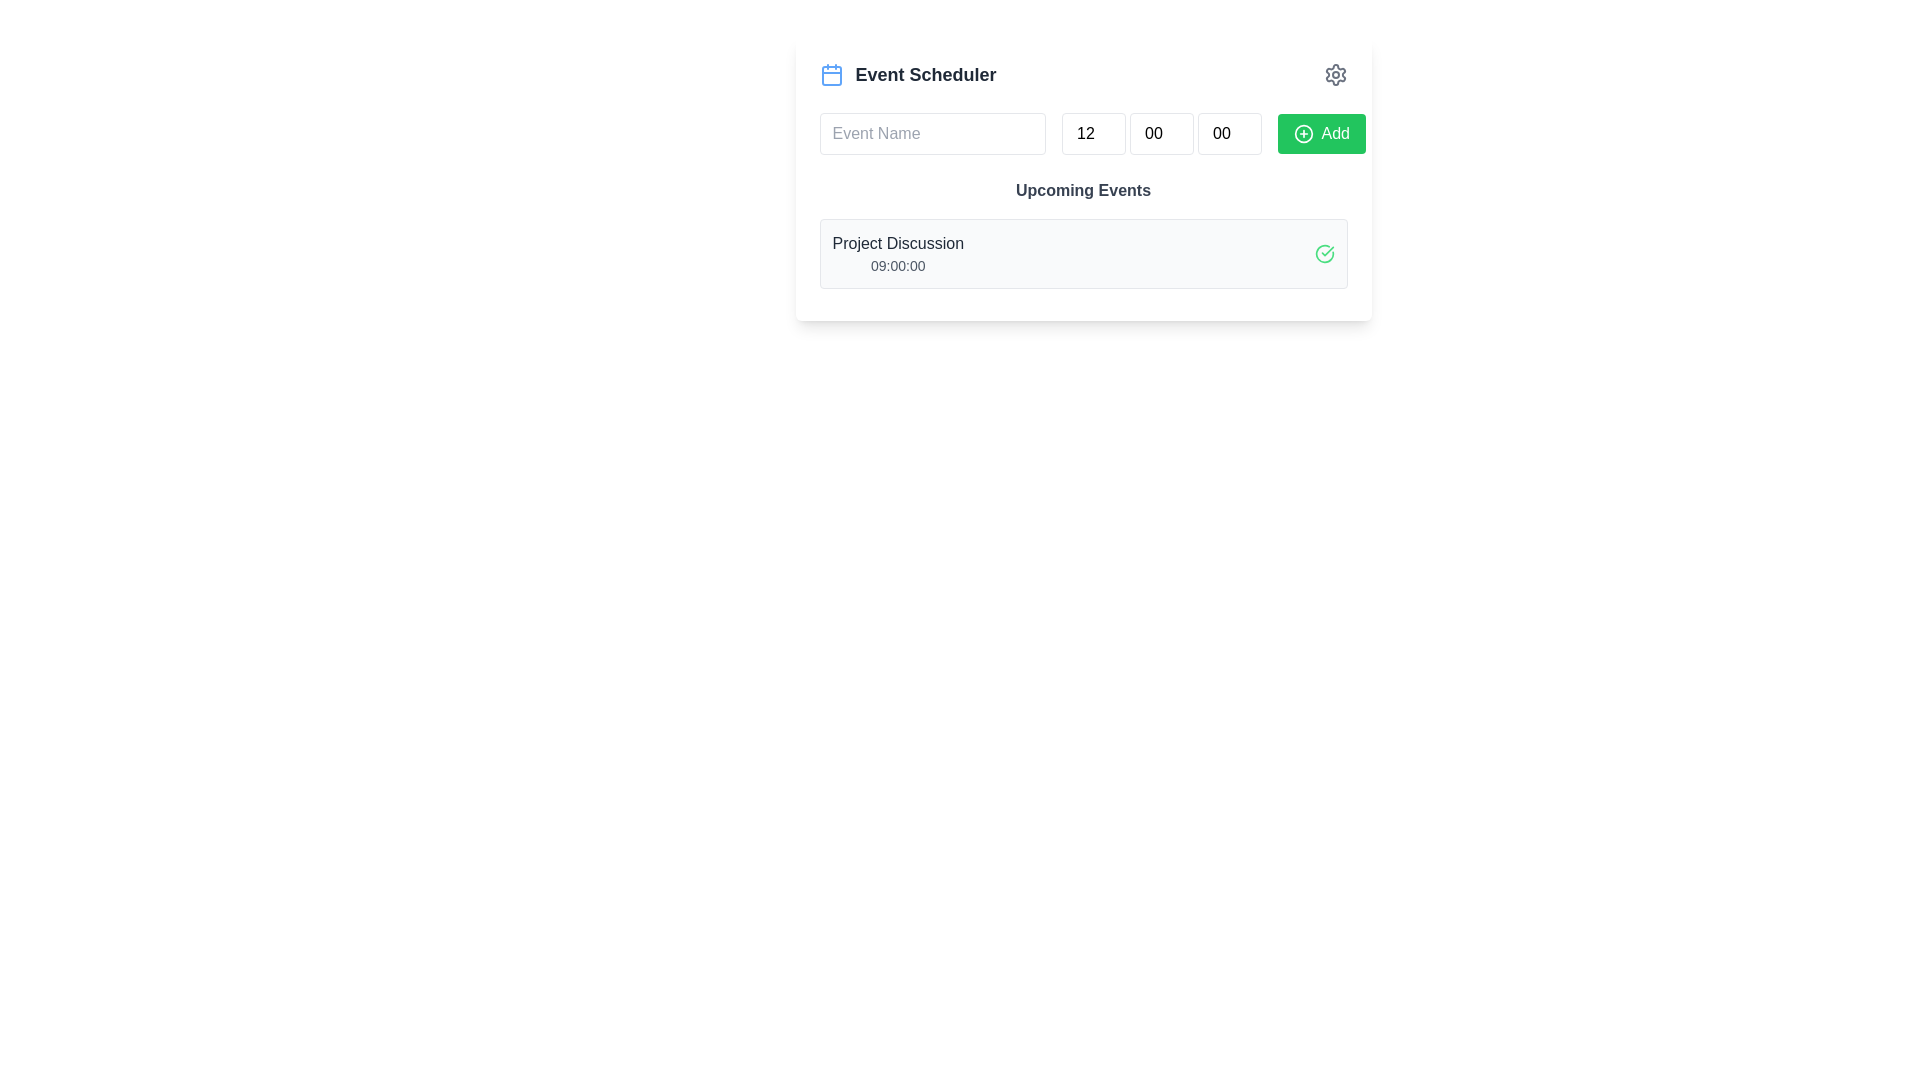 This screenshot has height=1080, width=1920. I want to click on the static text label displaying '09:00:00', which is located directly below the 'Project Discussion' title in the bottom-right section of the panel, so click(897, 265).